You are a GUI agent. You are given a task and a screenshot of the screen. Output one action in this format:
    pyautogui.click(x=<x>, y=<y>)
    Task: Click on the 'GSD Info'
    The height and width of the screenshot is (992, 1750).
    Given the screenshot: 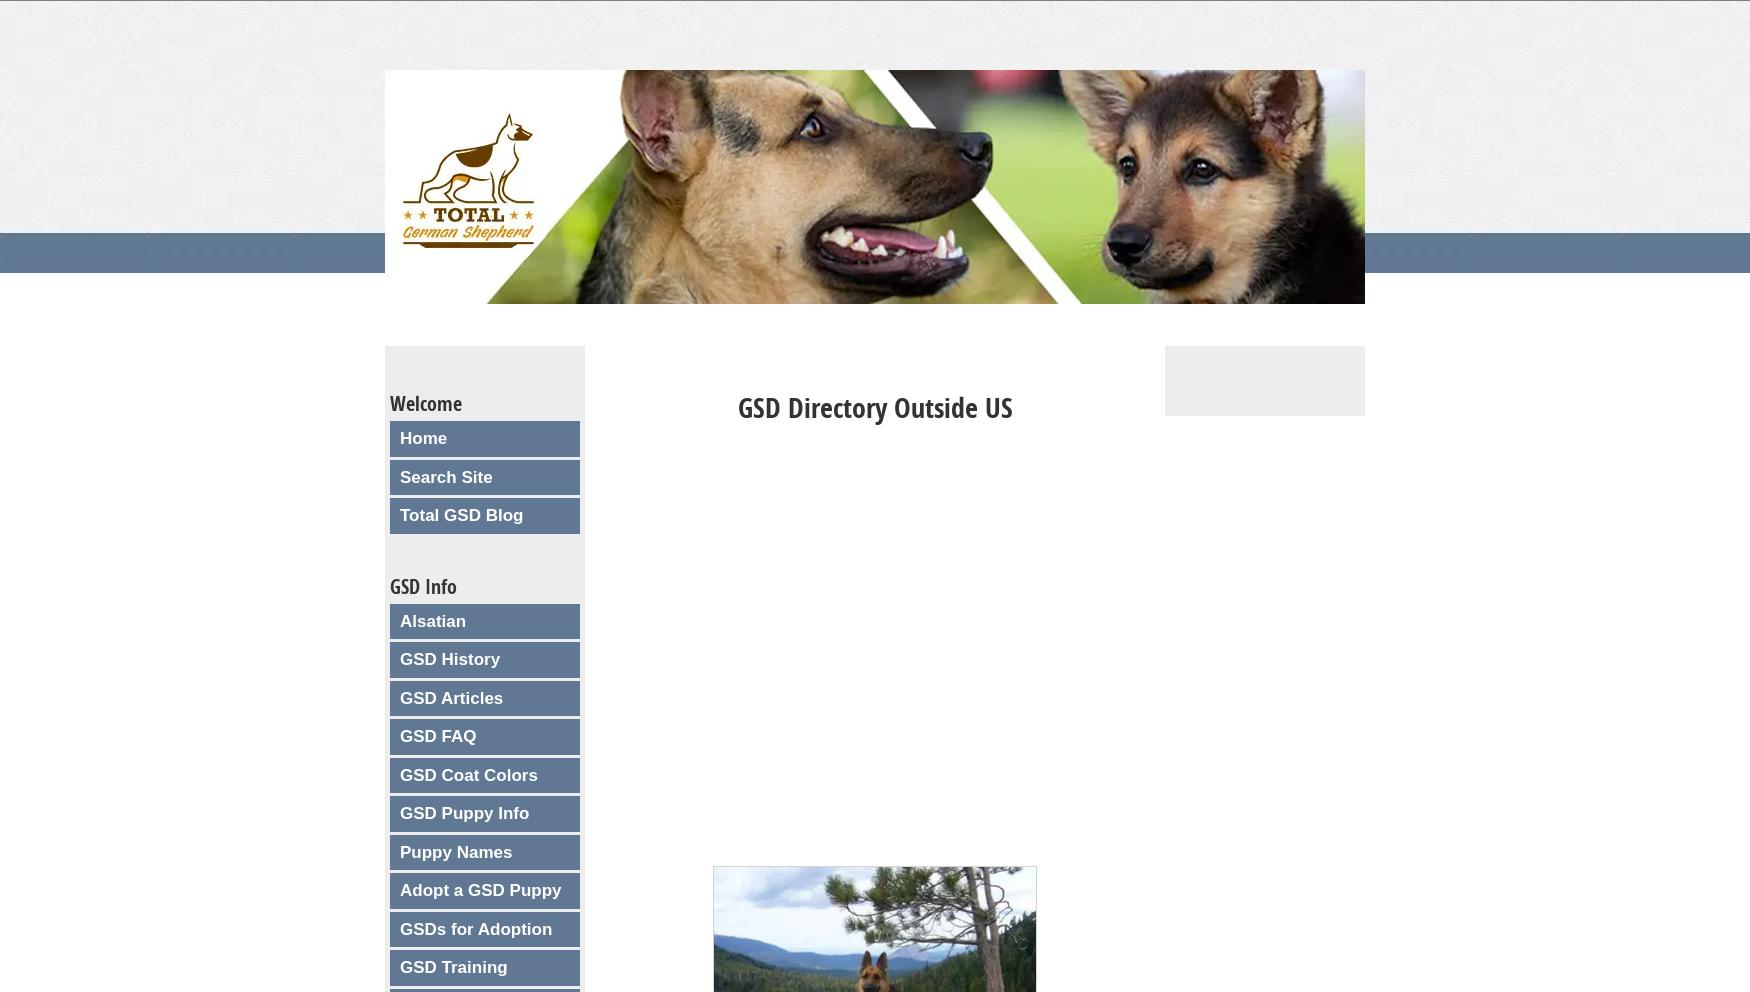 What is the action you would take?
    pyautogui.click(x=422, y=584)
    